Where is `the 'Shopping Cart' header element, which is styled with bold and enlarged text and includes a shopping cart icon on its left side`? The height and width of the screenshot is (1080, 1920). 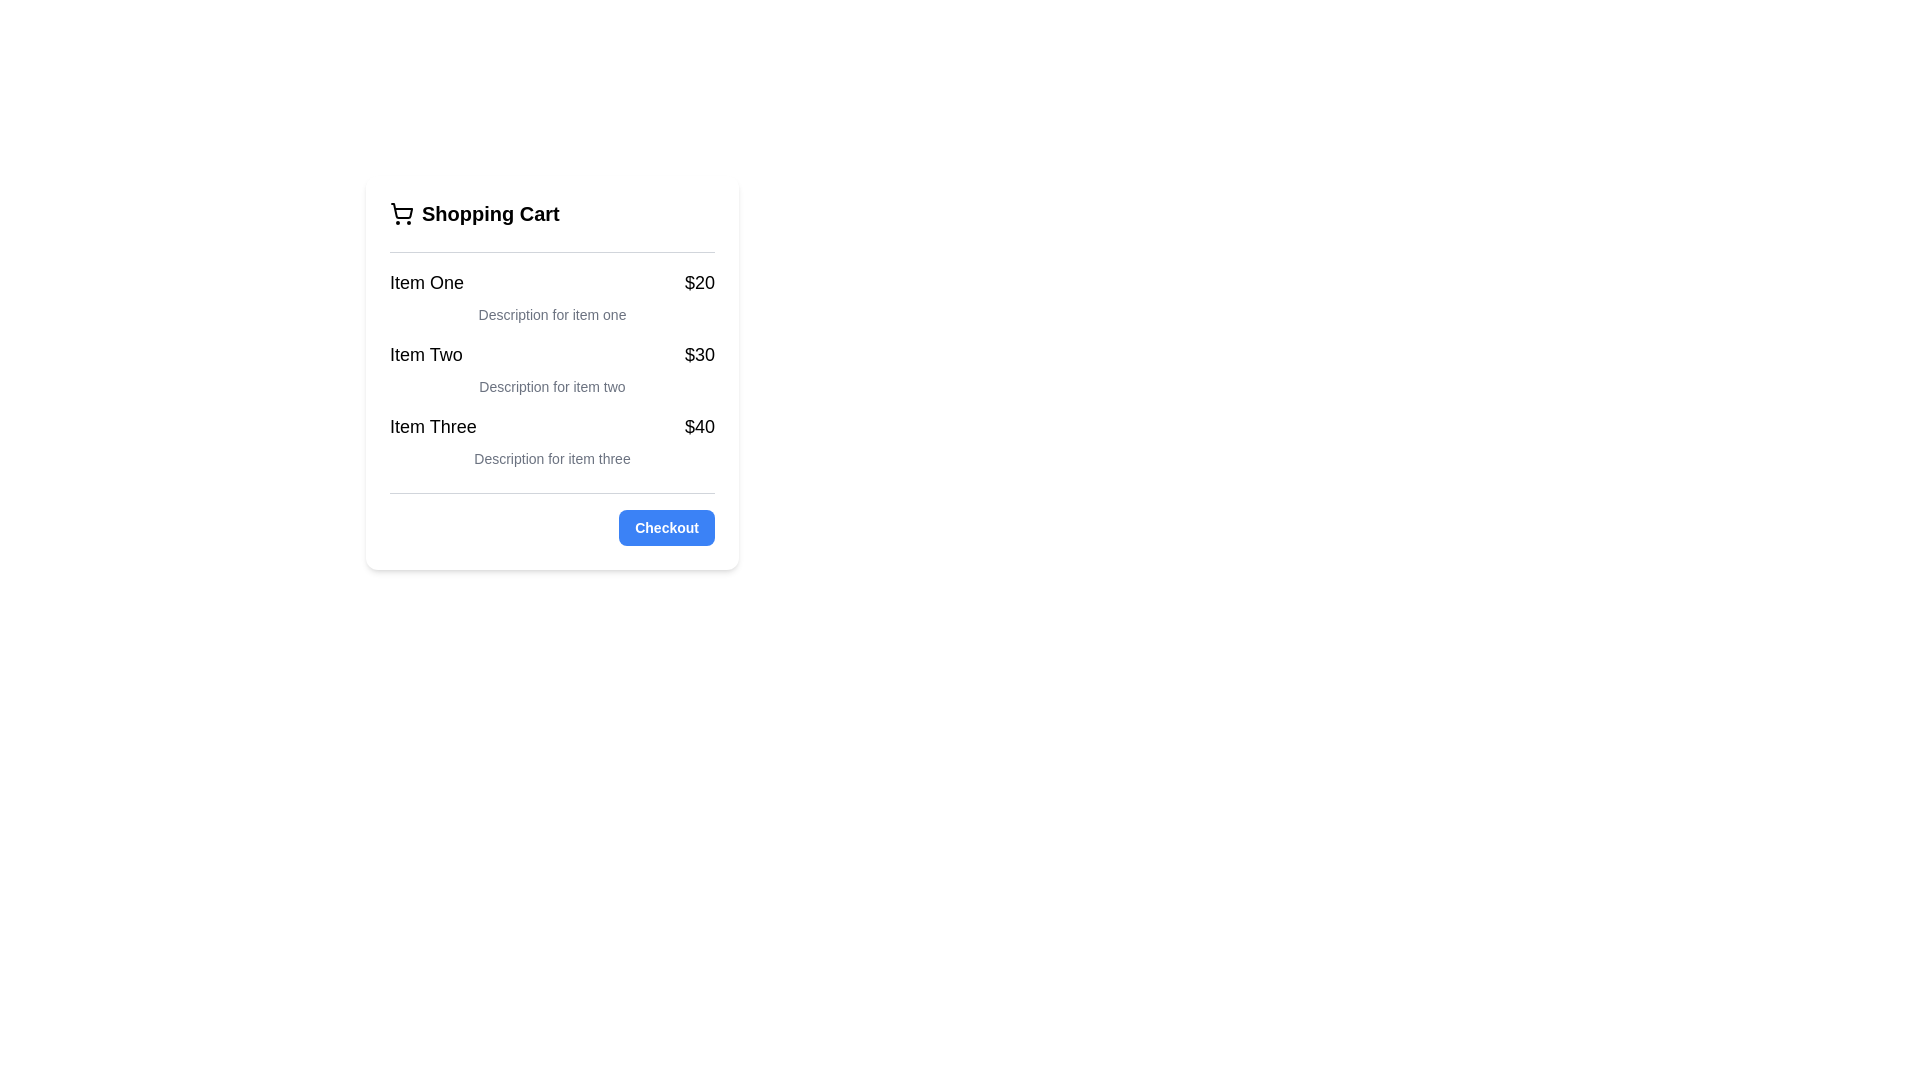
the 'Shopping Cart' header element, which is styled with bold and enlarged text and includes a shopping cart icon on its left side is located at coordinates (552, 213).